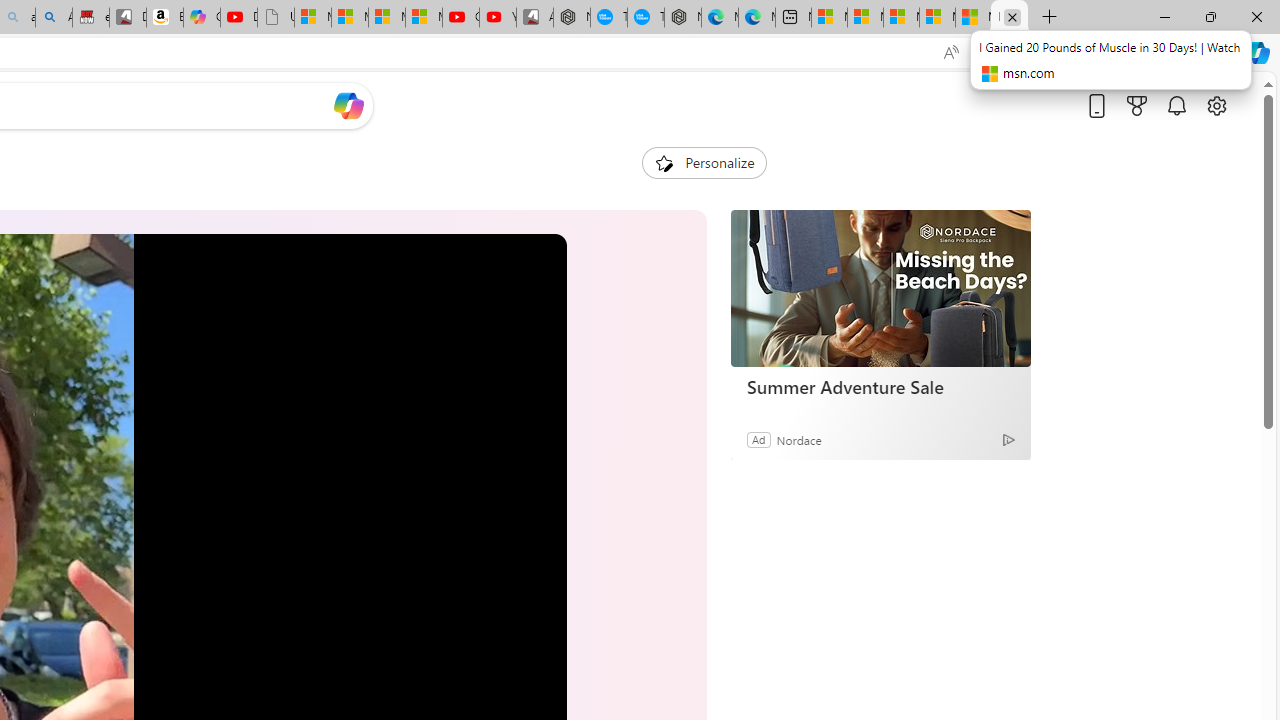 The height and width of the screenshot is (720, 1280). Describe the element at coordinates (348, 105) in the screenshot. I see `'Open Copilot'` at that location.